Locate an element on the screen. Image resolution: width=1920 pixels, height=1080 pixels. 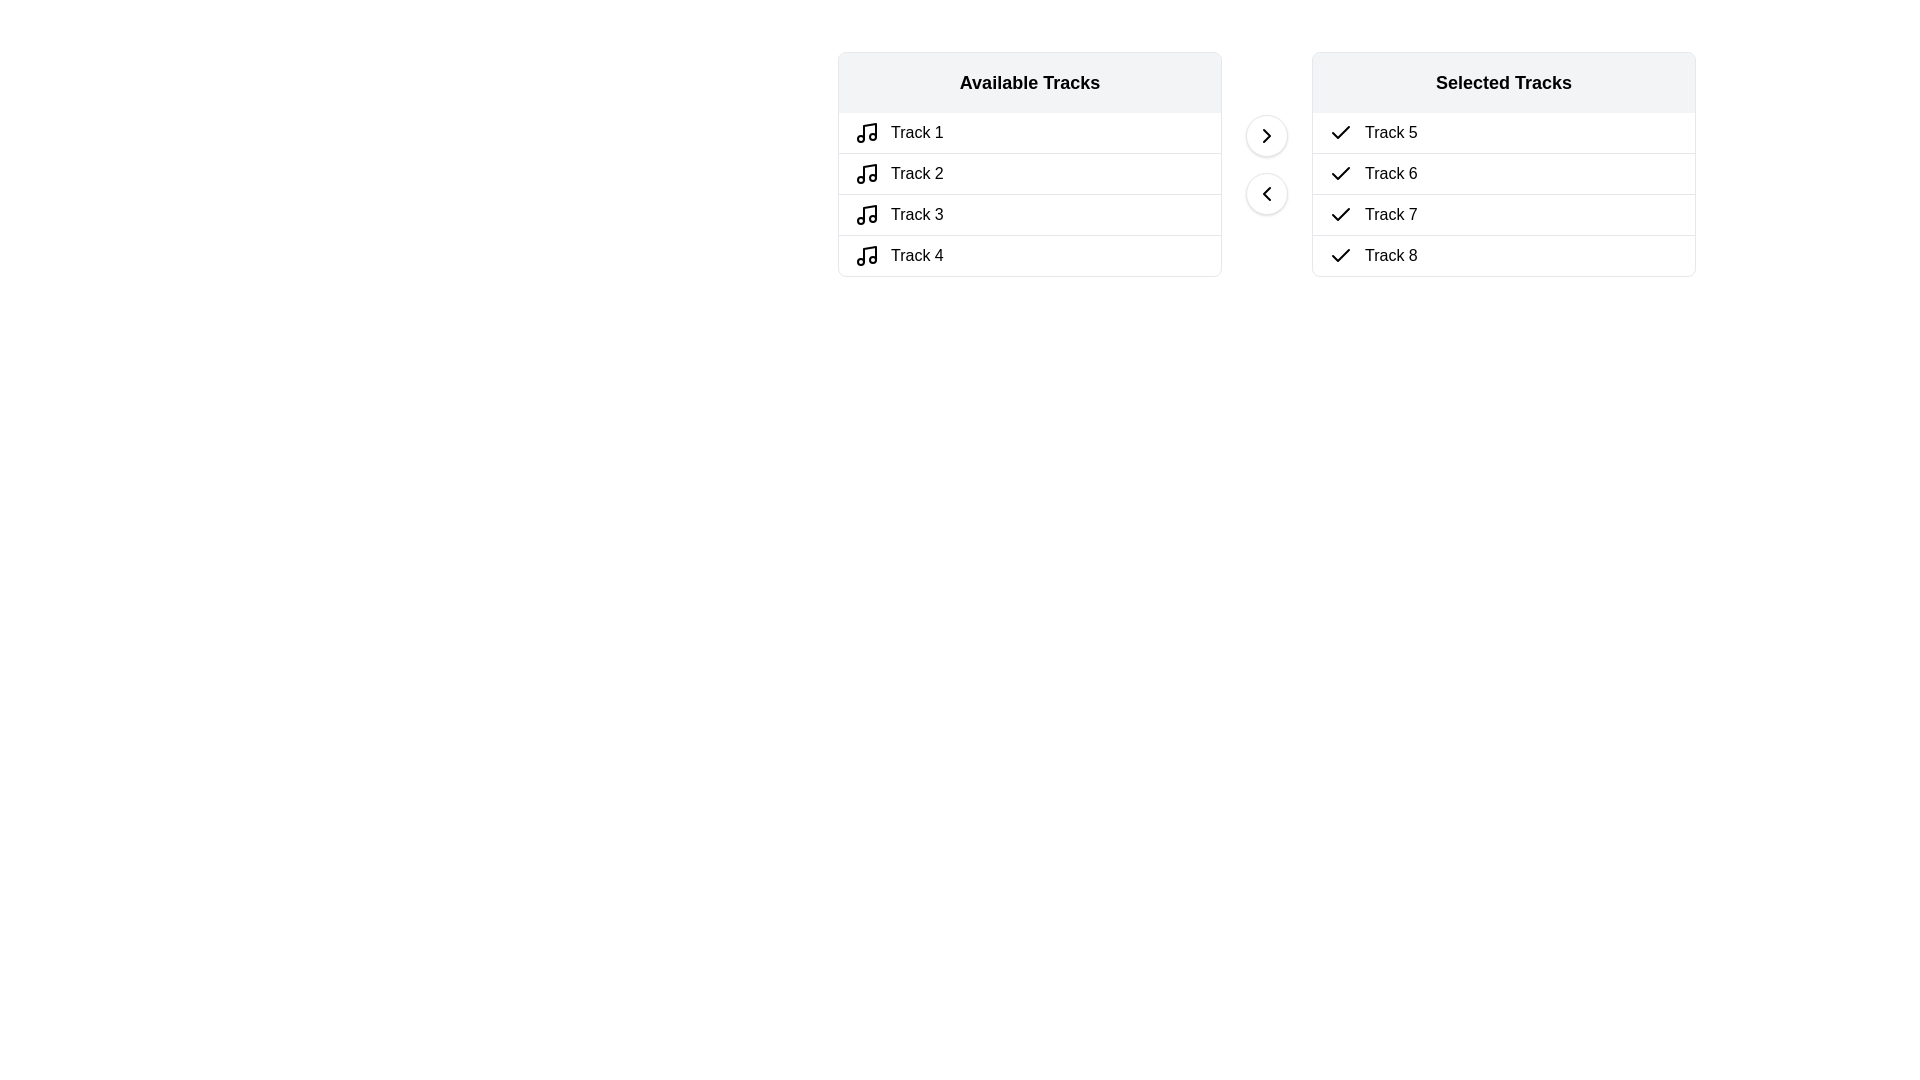
the checkmark icon representing the selection status for 'Track 6' in the 'Selected Tracks' column is located at coordinates (1340, 172).